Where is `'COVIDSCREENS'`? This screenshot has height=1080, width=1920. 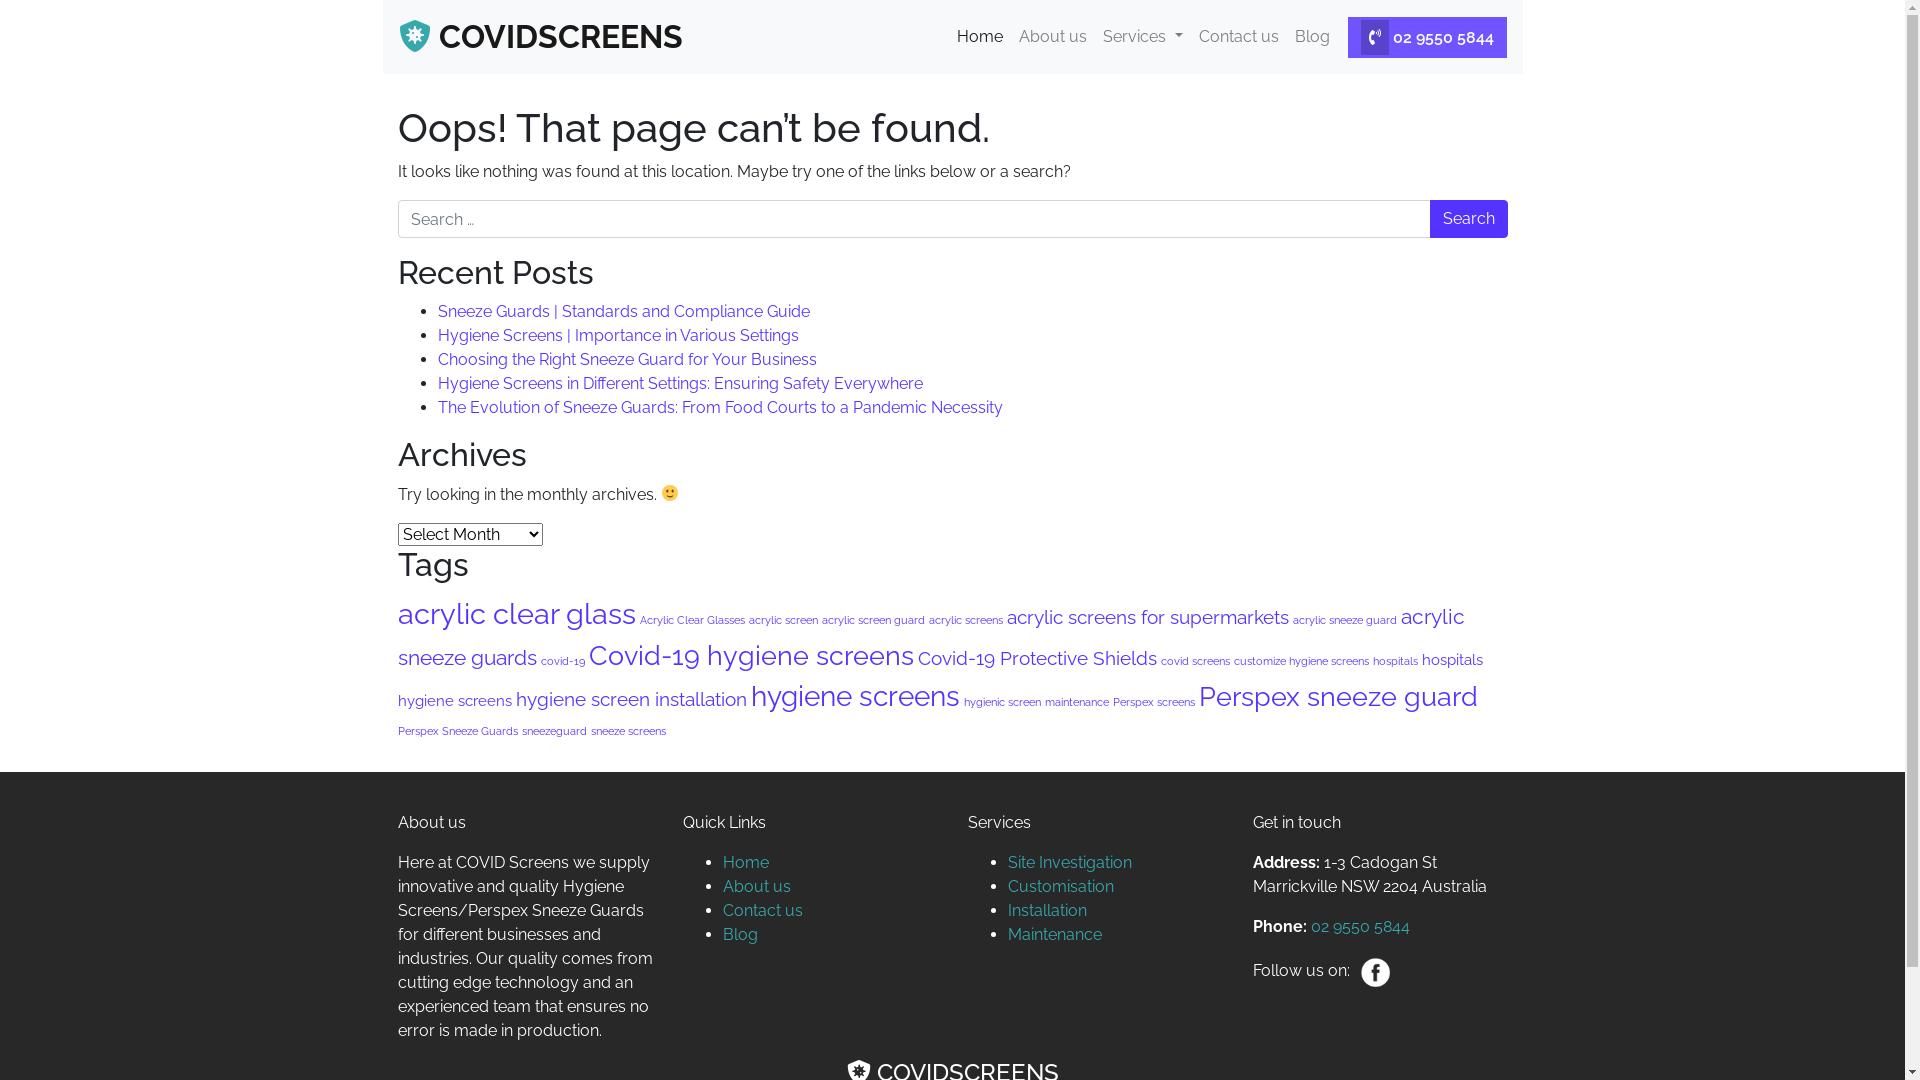
'COVIDSCREENS' is located at coordinates (539, 37).